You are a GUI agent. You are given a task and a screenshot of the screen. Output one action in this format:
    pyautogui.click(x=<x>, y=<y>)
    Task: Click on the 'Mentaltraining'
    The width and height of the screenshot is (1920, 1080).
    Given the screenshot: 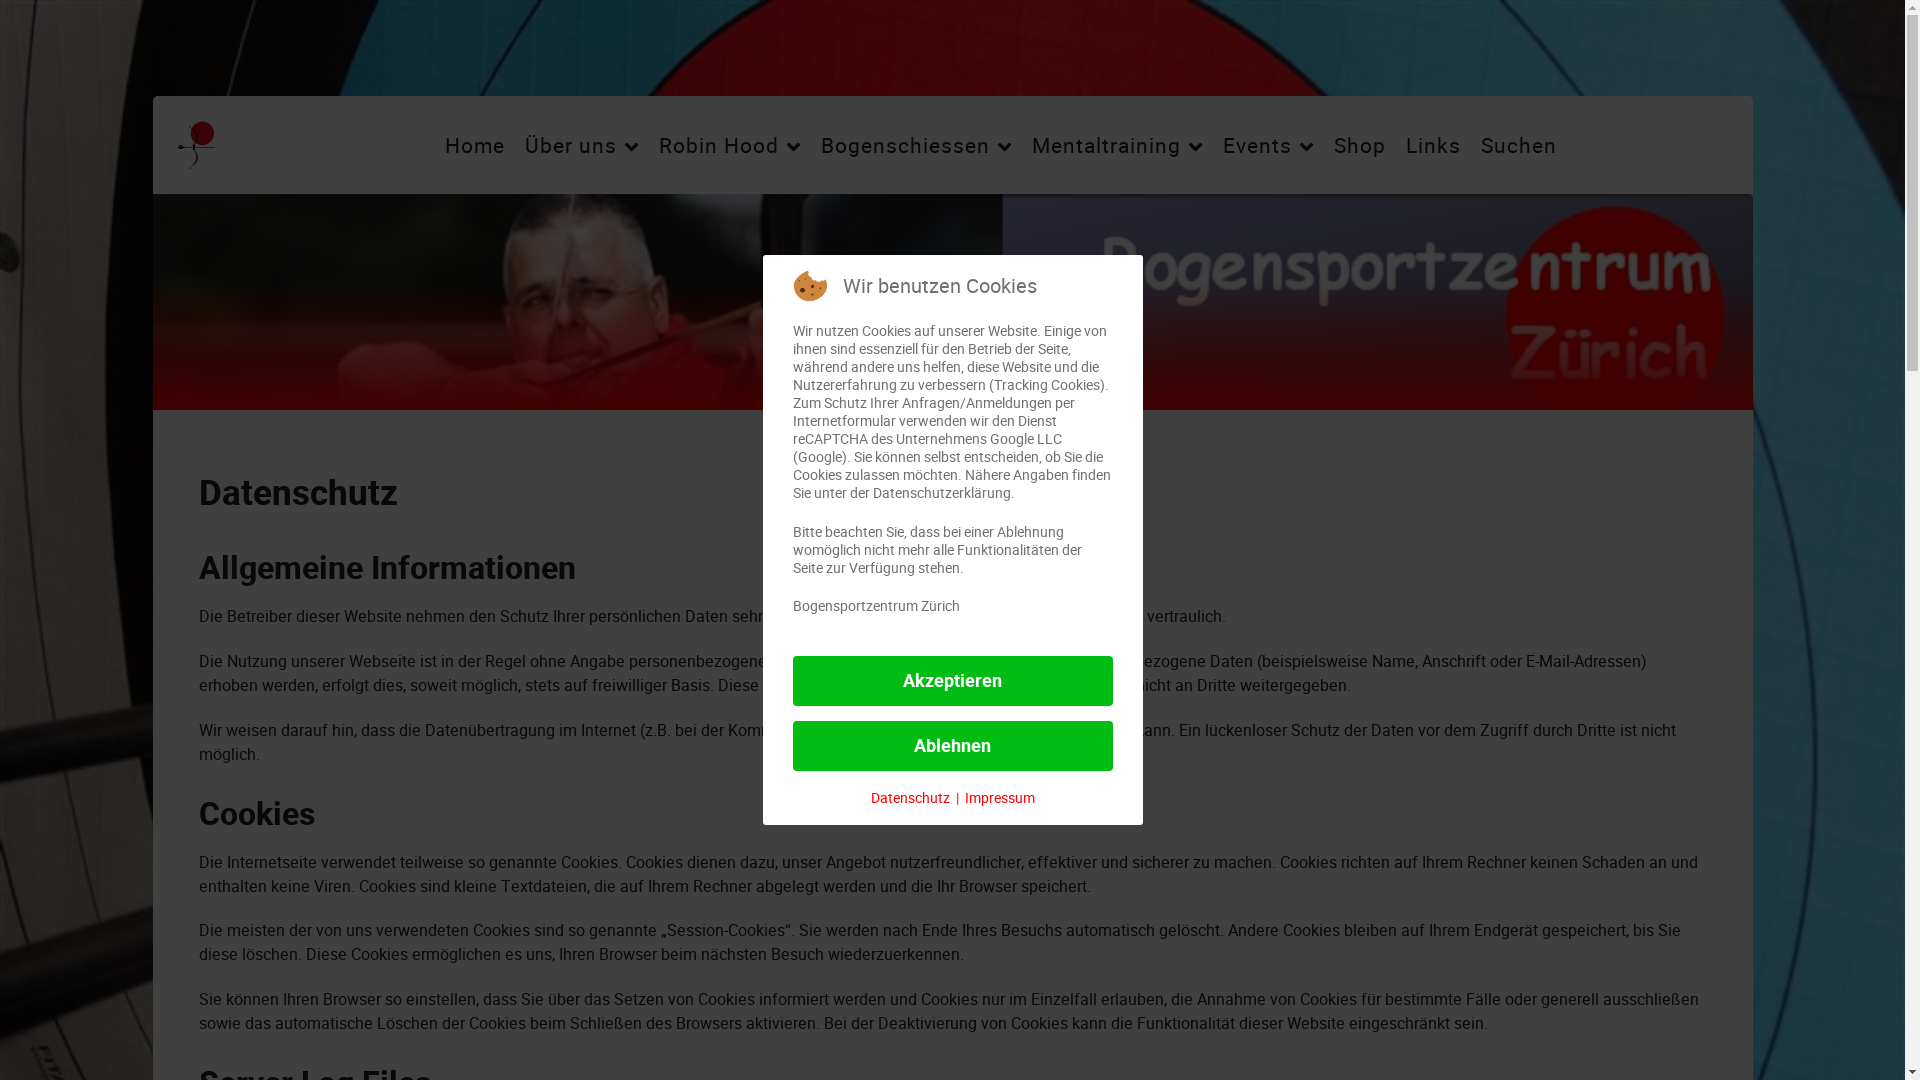 What is the action you would take?
    pyautogui.click(x=1116, y=144)
    